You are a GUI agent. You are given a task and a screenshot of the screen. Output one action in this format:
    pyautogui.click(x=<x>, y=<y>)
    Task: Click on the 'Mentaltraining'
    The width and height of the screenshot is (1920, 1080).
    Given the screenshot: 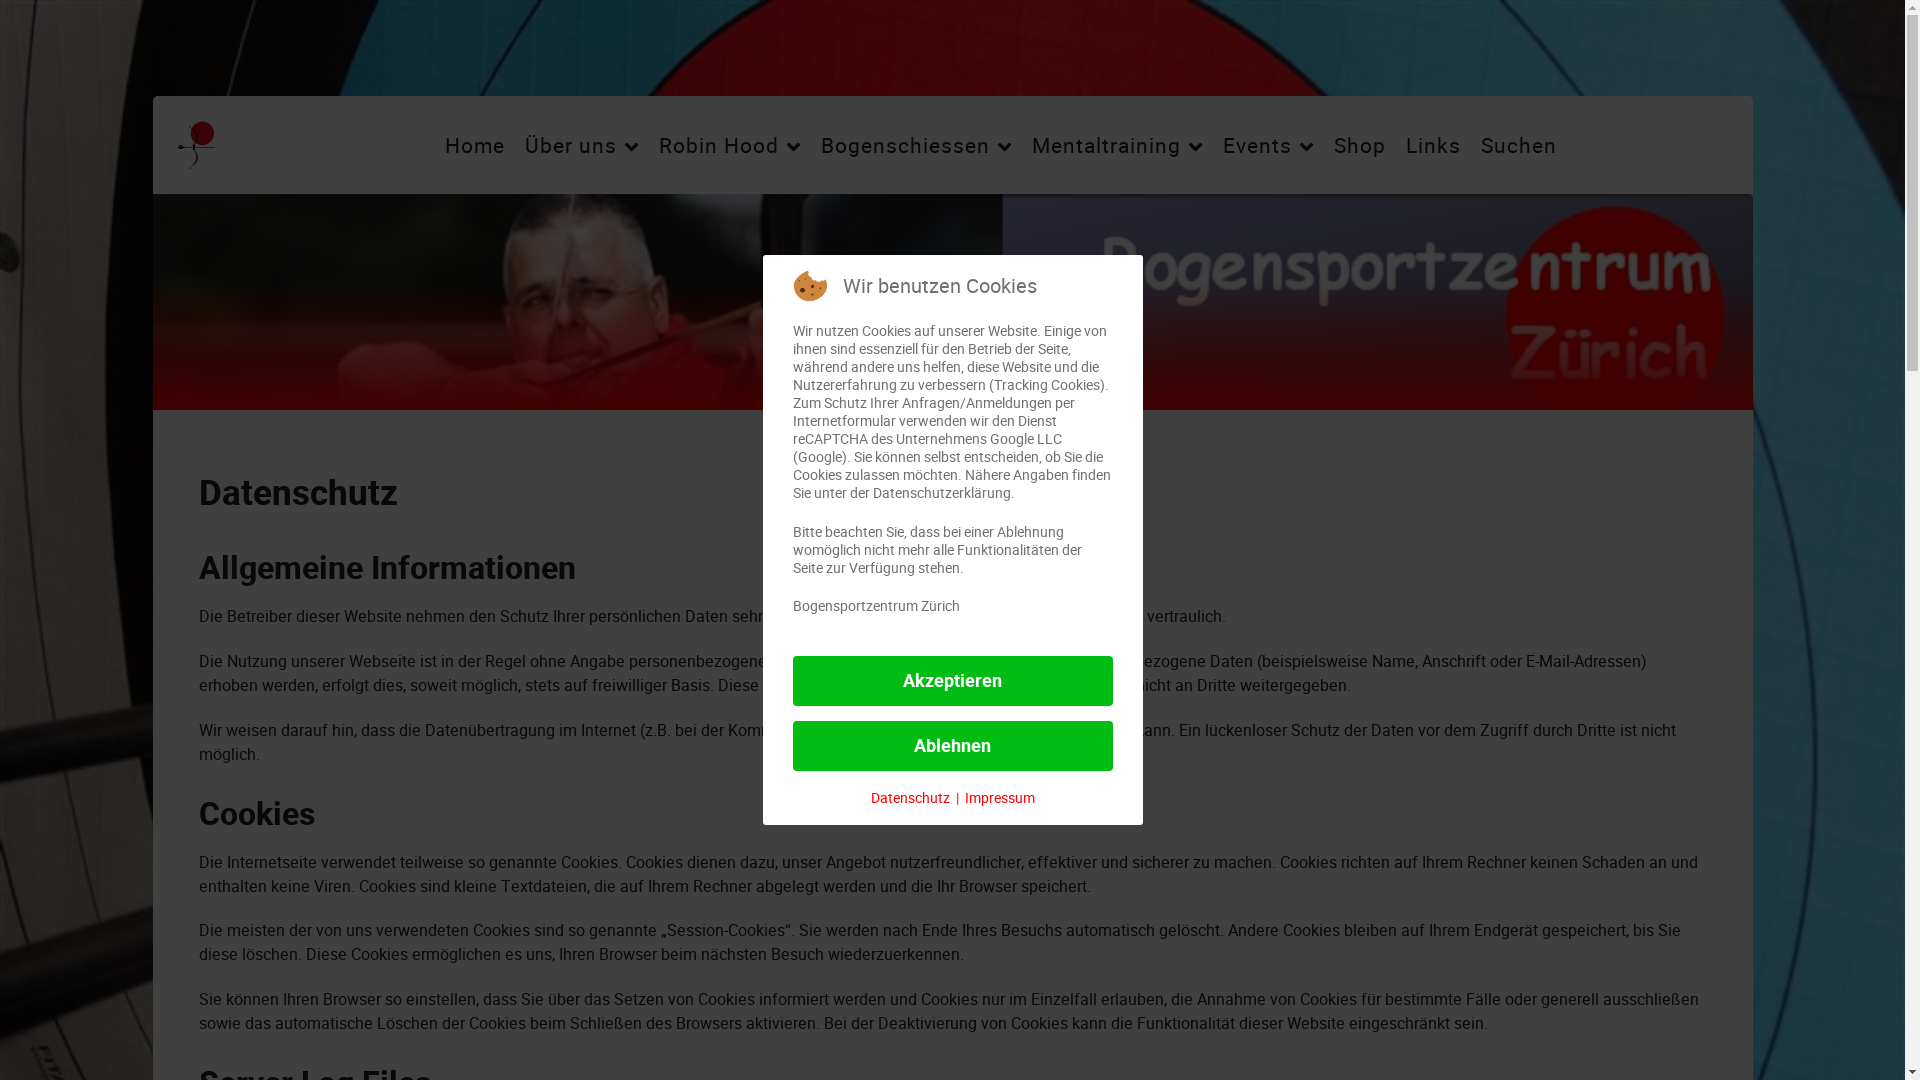 What is the action you would take?
    pyautogui.click(x=1116, y=144)
    